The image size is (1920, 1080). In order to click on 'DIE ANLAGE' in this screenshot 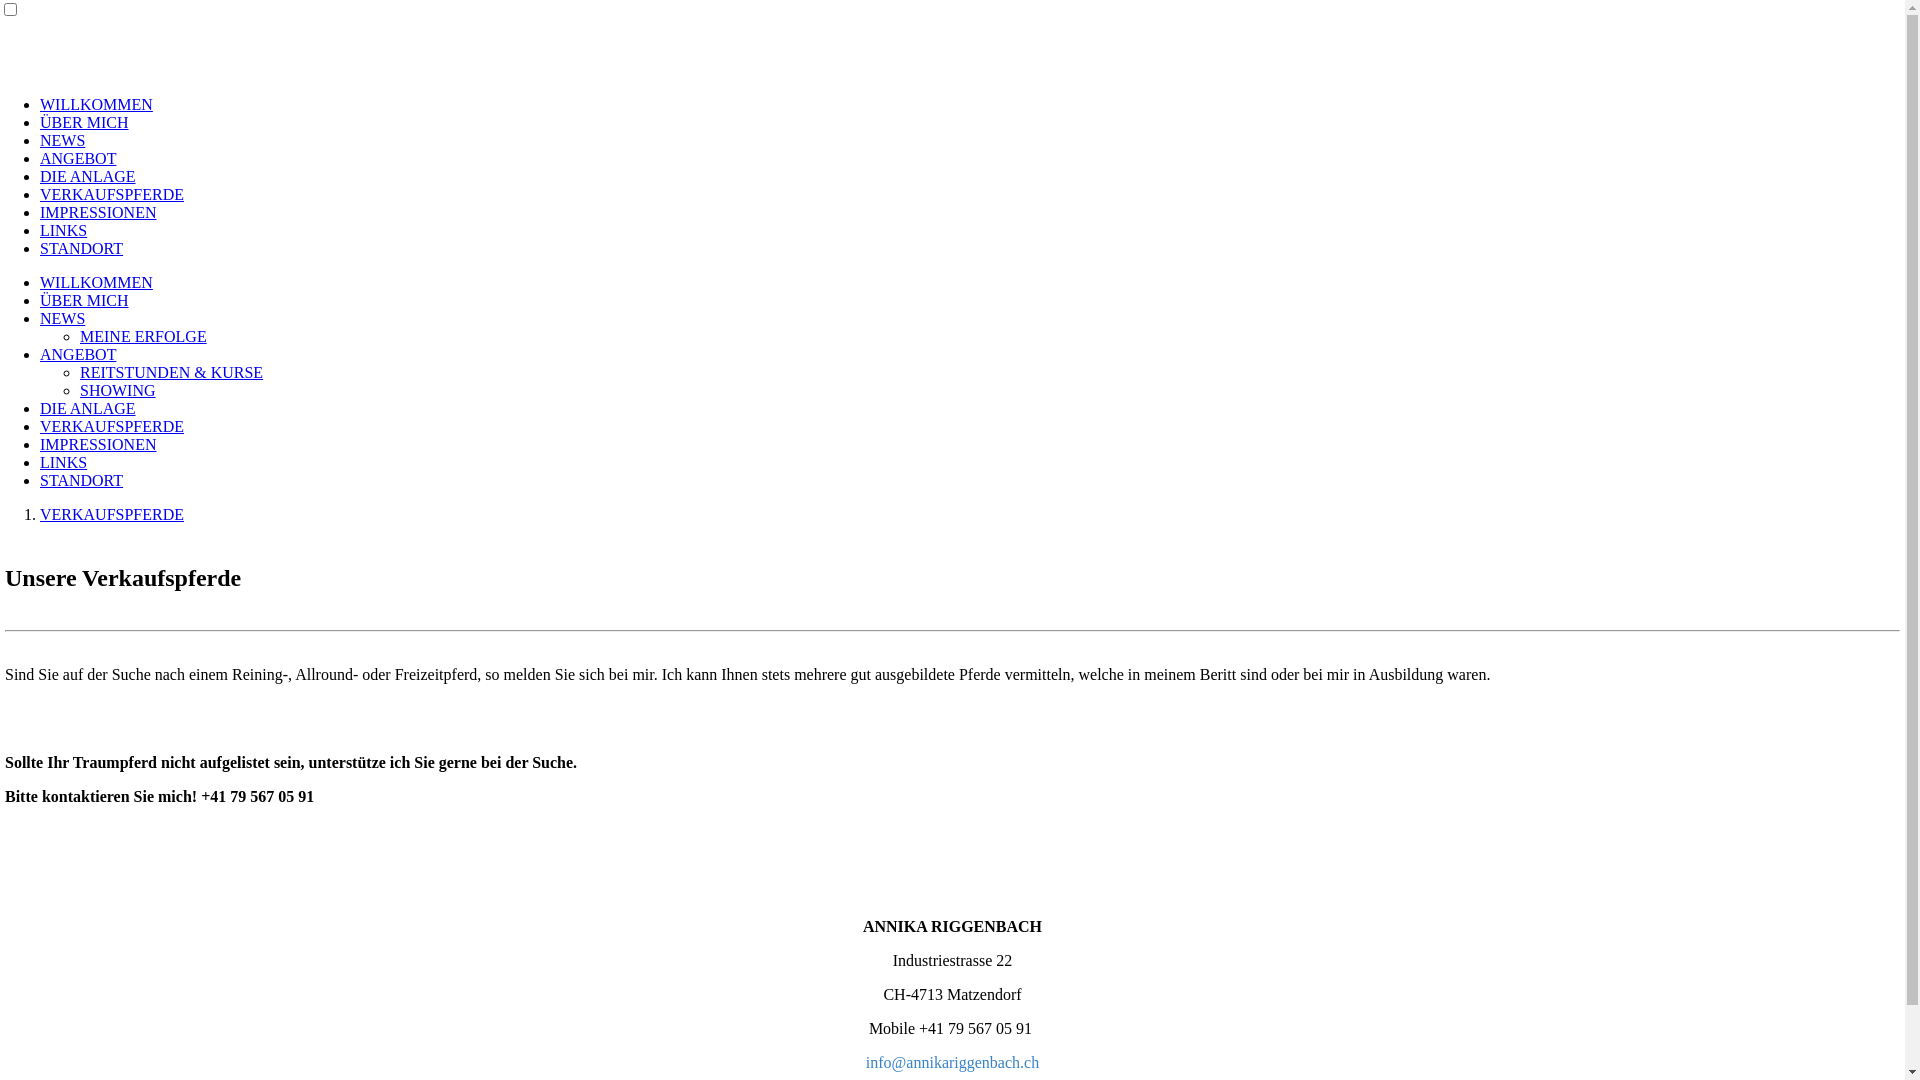, I will do `click(86, 407)`.